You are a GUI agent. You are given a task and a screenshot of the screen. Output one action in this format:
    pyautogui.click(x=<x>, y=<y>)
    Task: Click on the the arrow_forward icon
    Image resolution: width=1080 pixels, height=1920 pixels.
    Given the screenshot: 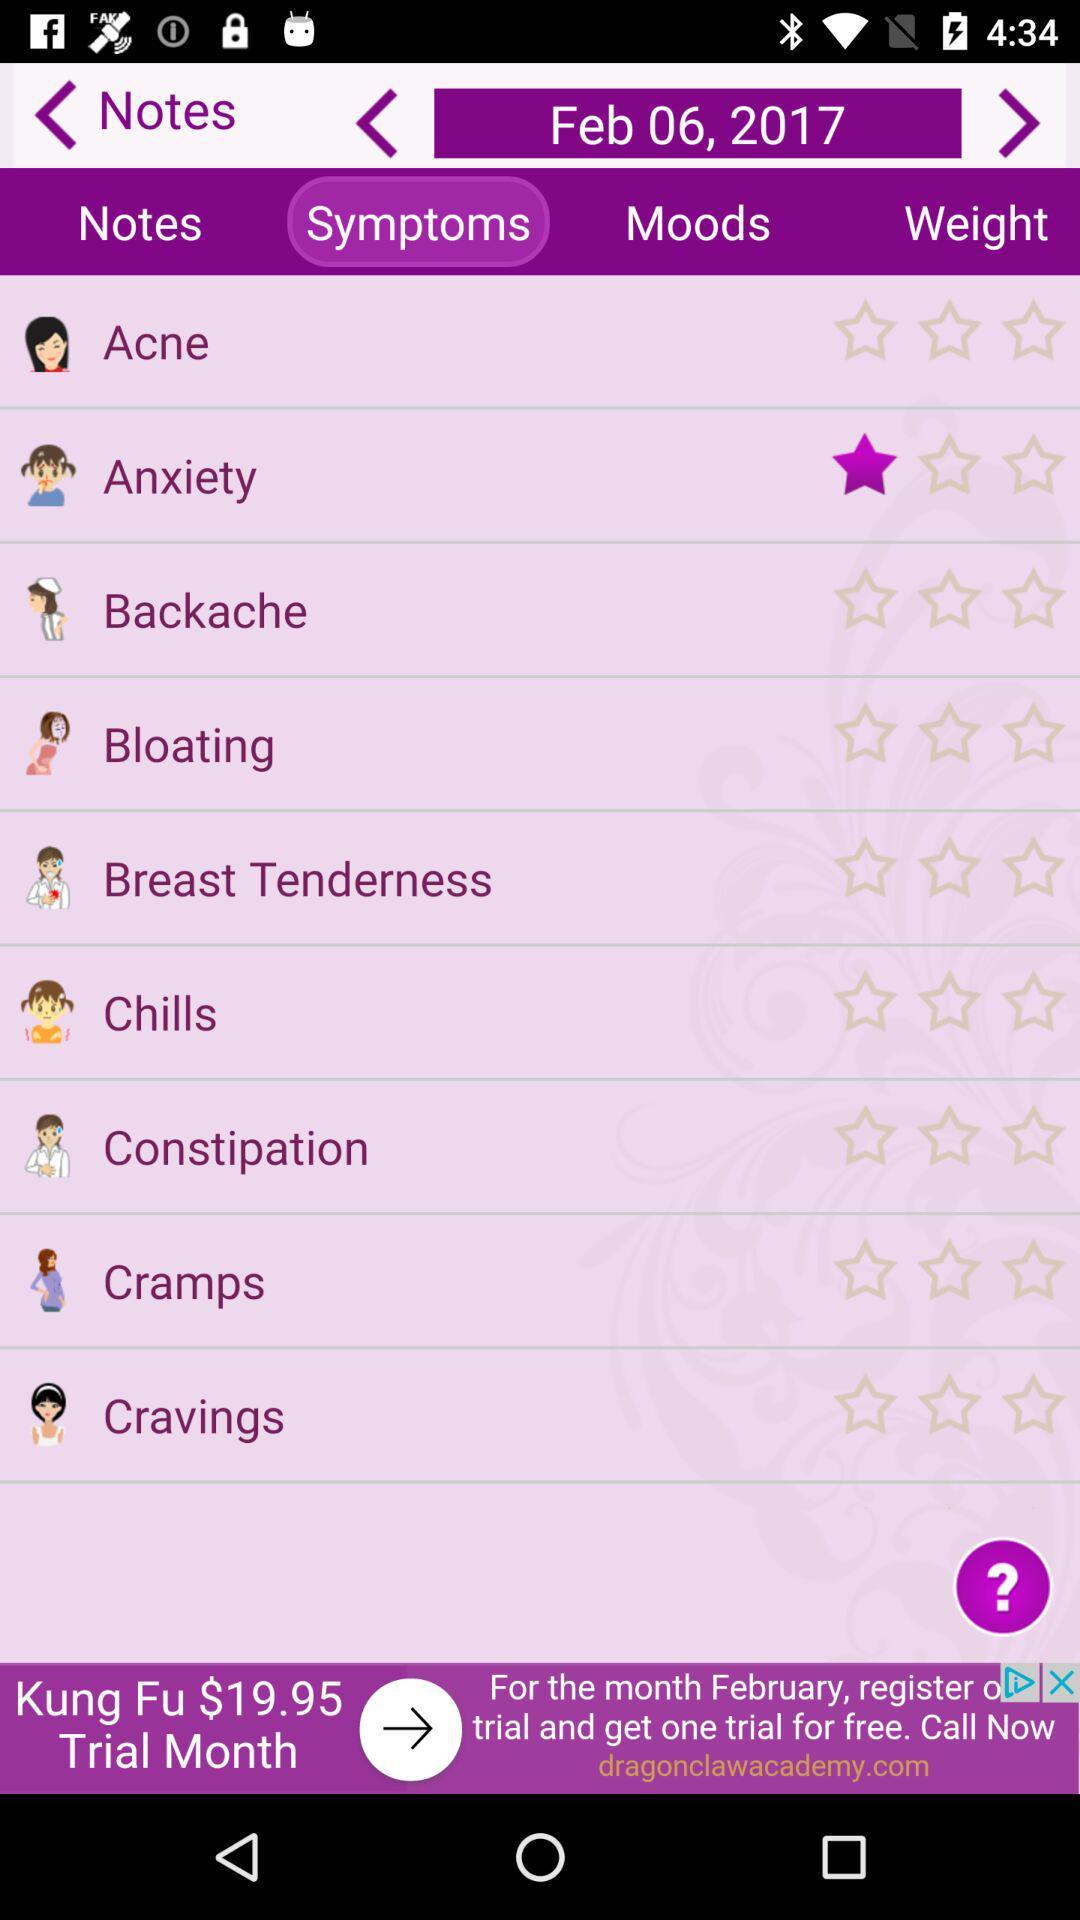 What is the action you would take?
    pyautogui.click(x=1019, y=122)
    